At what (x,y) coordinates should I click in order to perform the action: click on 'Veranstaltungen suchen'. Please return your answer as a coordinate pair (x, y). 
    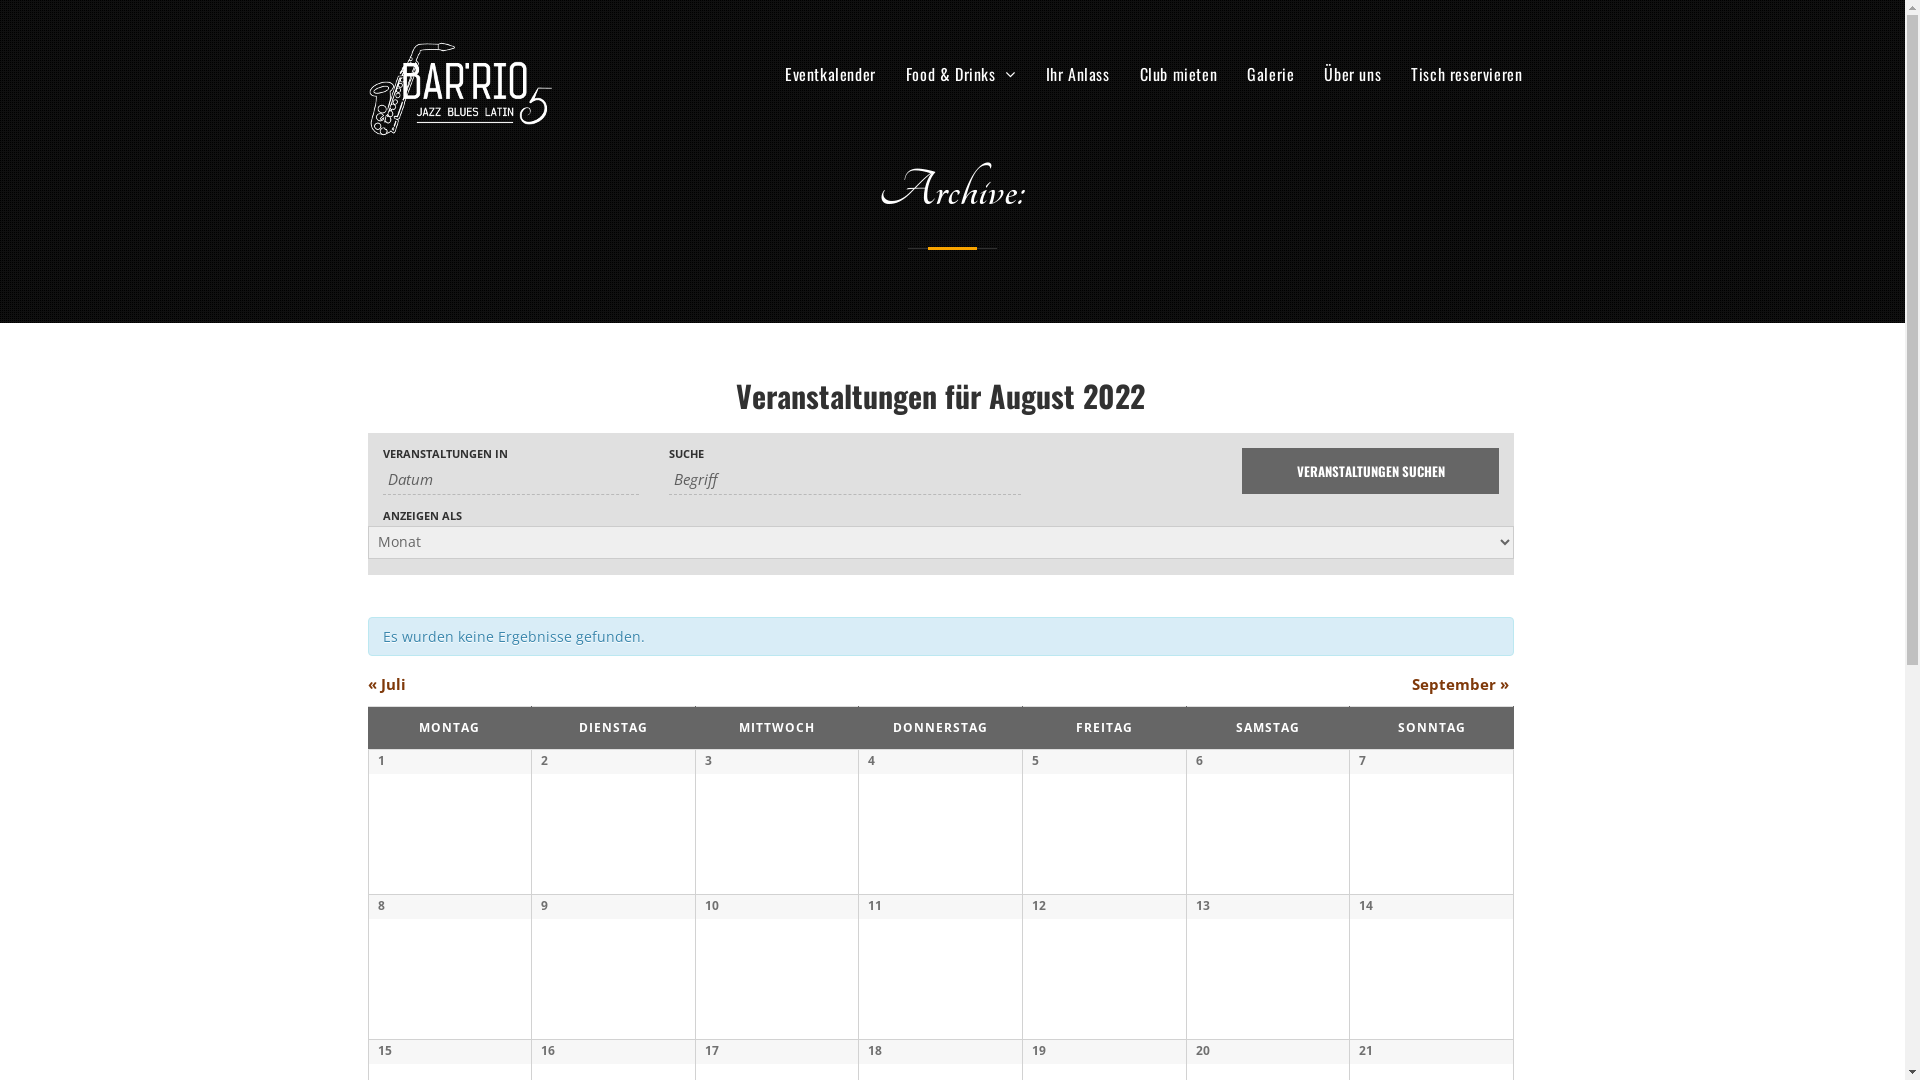
    Looking at the image, I should click on (1369, 470).